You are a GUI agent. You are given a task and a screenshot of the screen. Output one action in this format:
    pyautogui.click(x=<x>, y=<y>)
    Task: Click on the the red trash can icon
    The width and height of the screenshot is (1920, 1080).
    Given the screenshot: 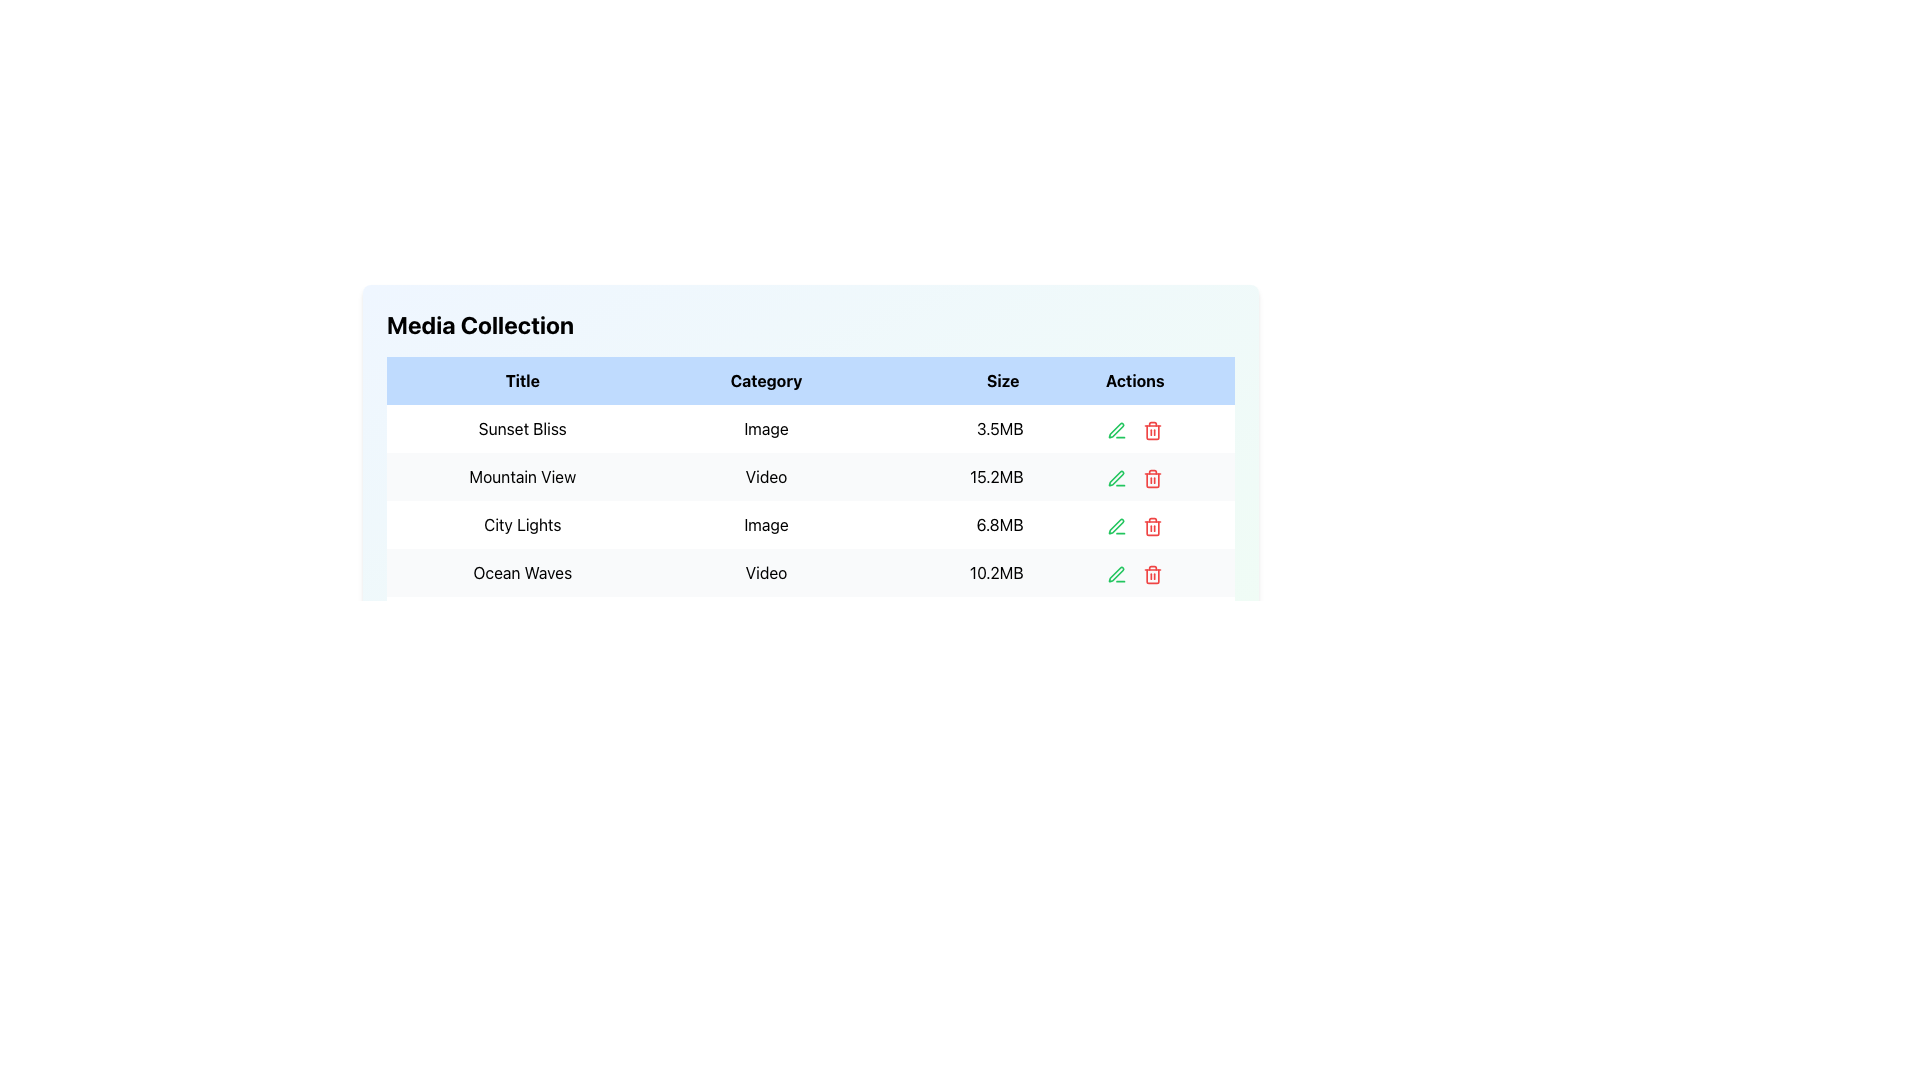 What is the action you would take?
    pyautogui.click(x=1153, y=477)
    